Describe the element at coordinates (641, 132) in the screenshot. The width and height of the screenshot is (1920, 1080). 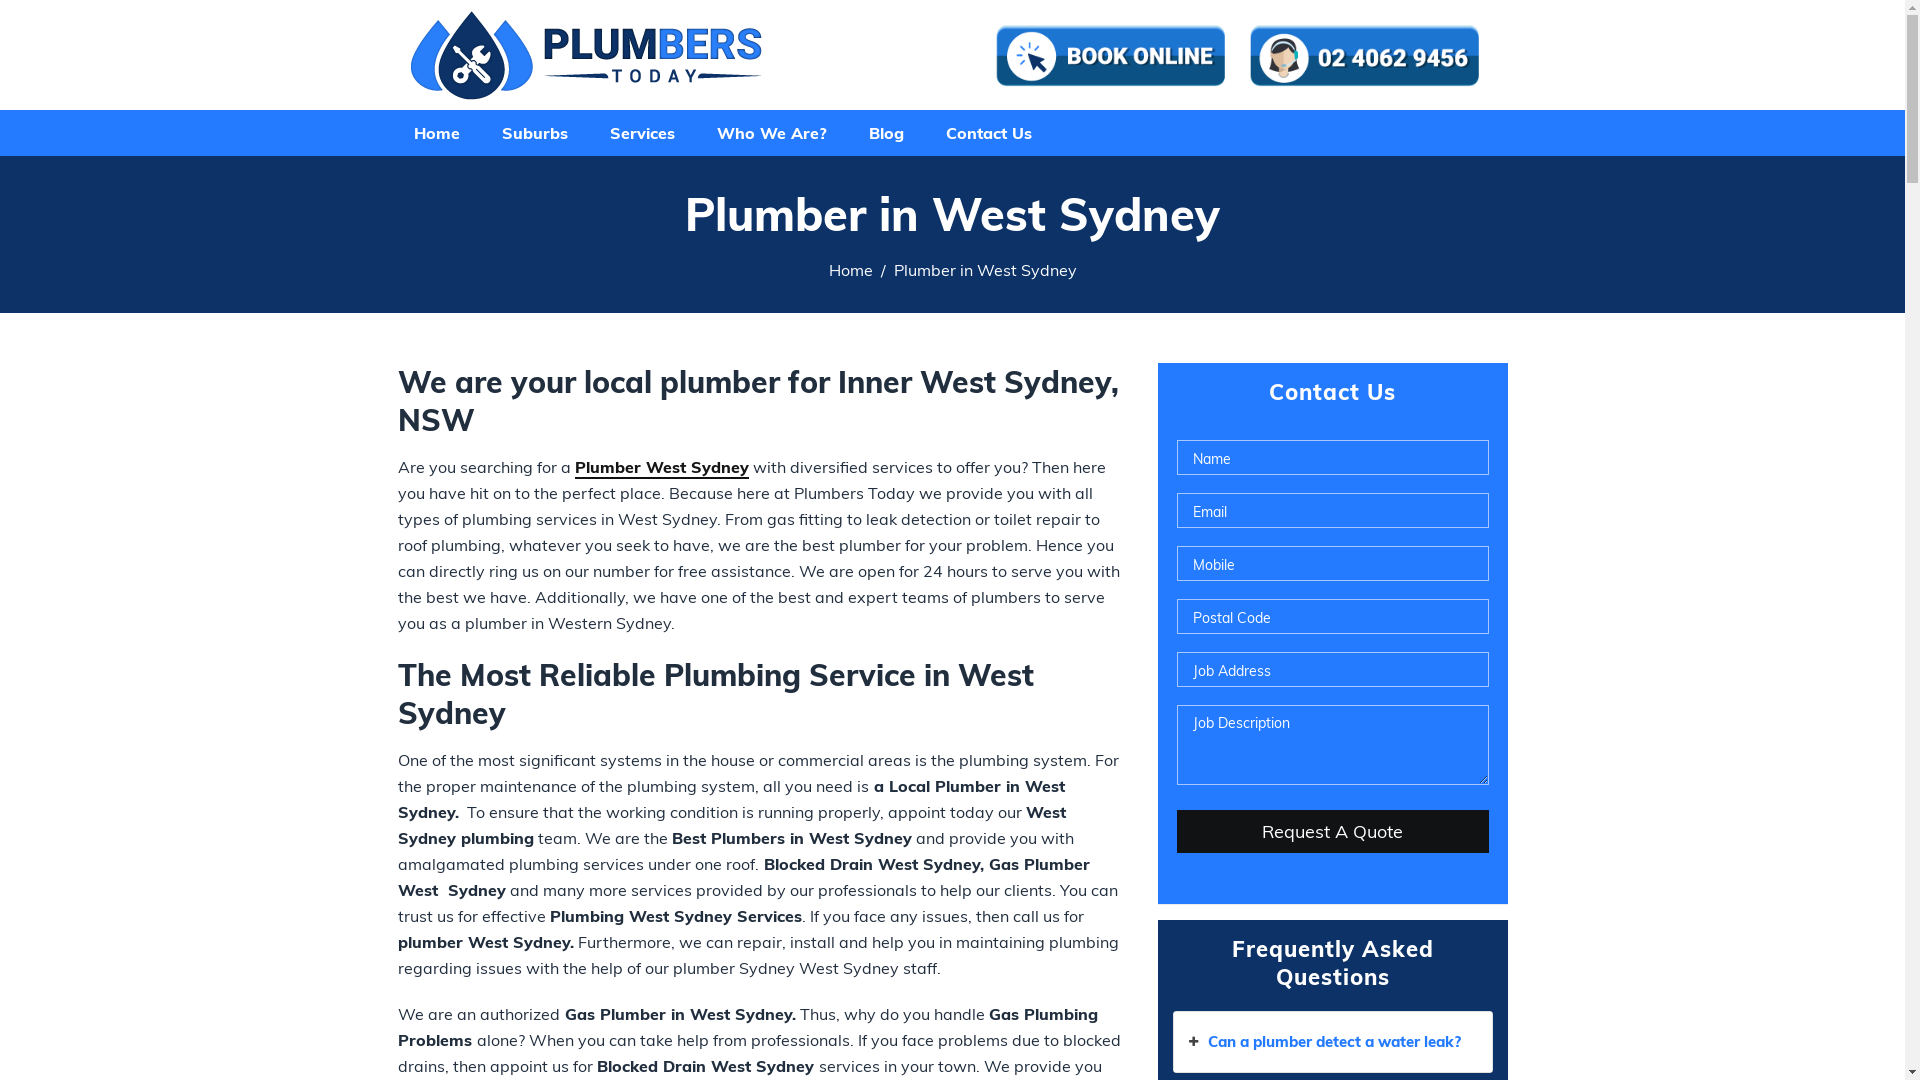
I see `'Services'` at that location.